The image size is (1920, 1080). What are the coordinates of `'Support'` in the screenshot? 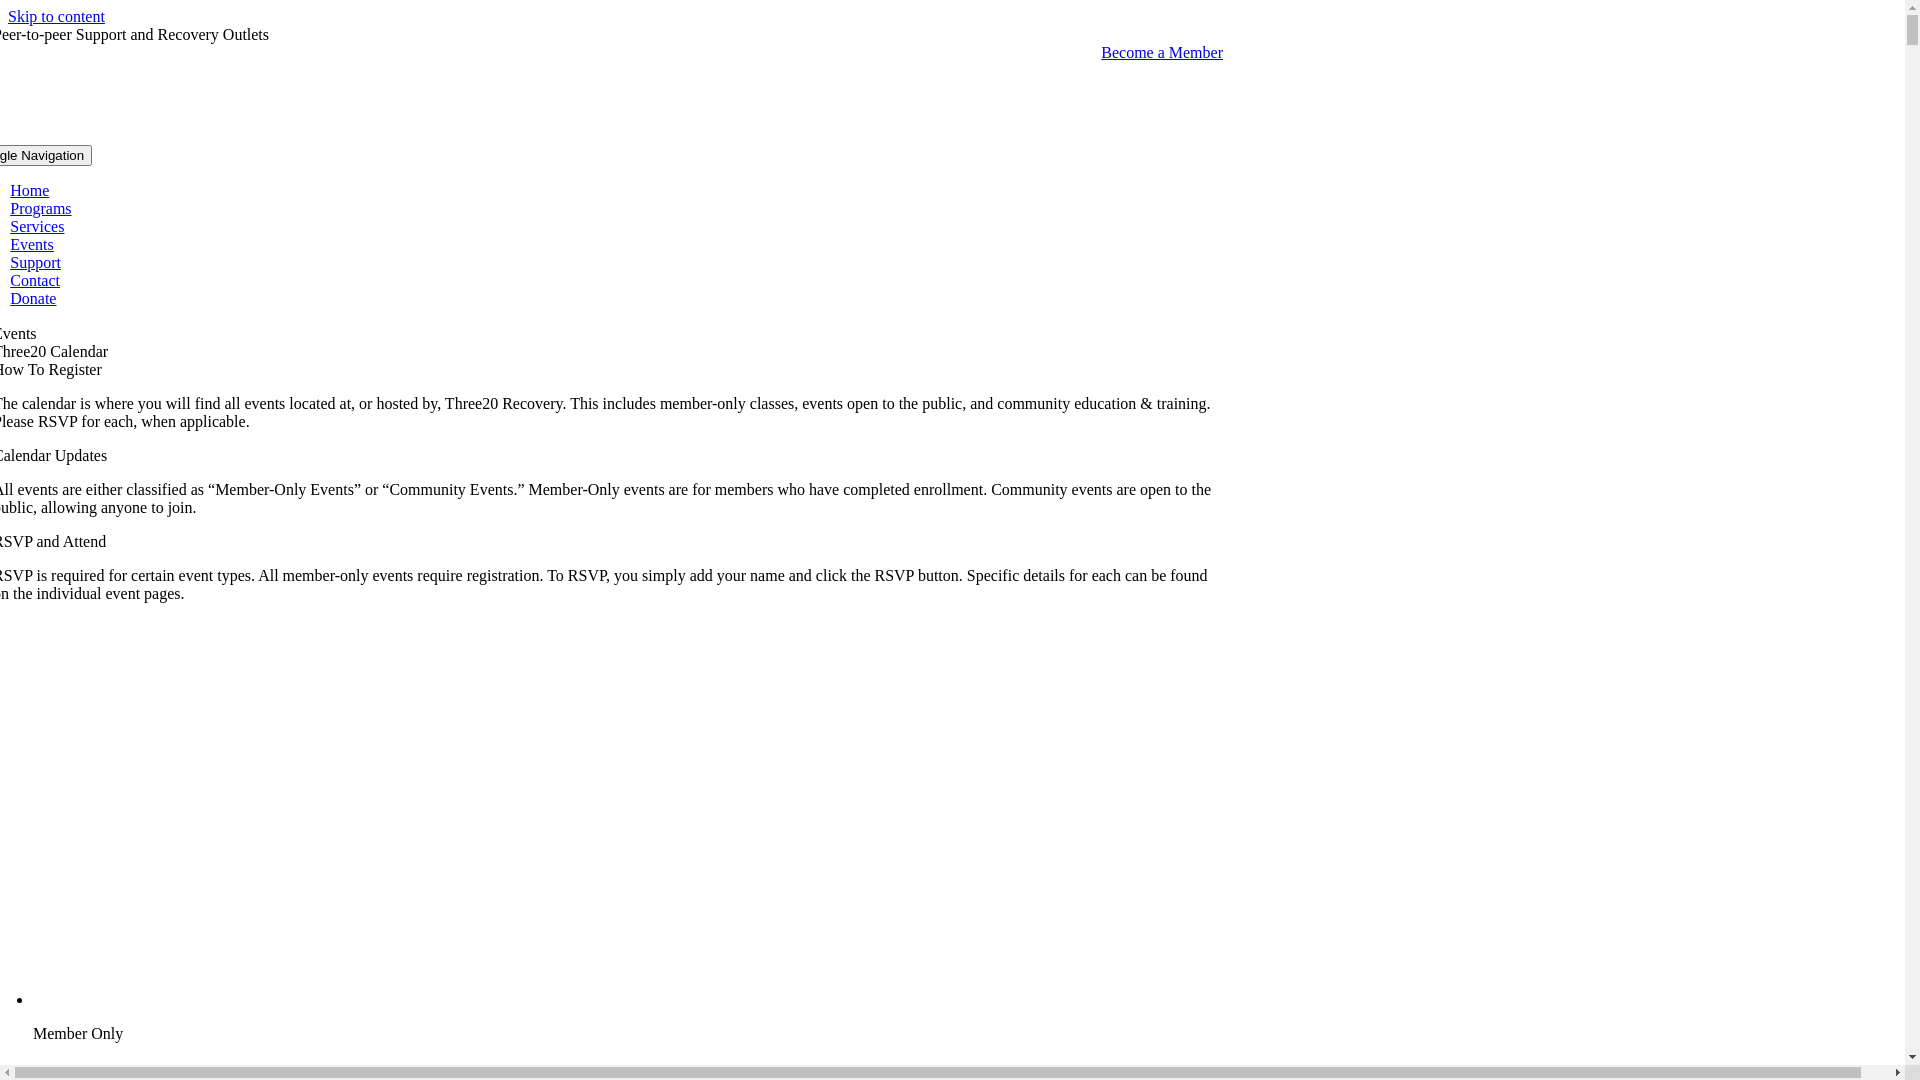 It's located at (35, 261).